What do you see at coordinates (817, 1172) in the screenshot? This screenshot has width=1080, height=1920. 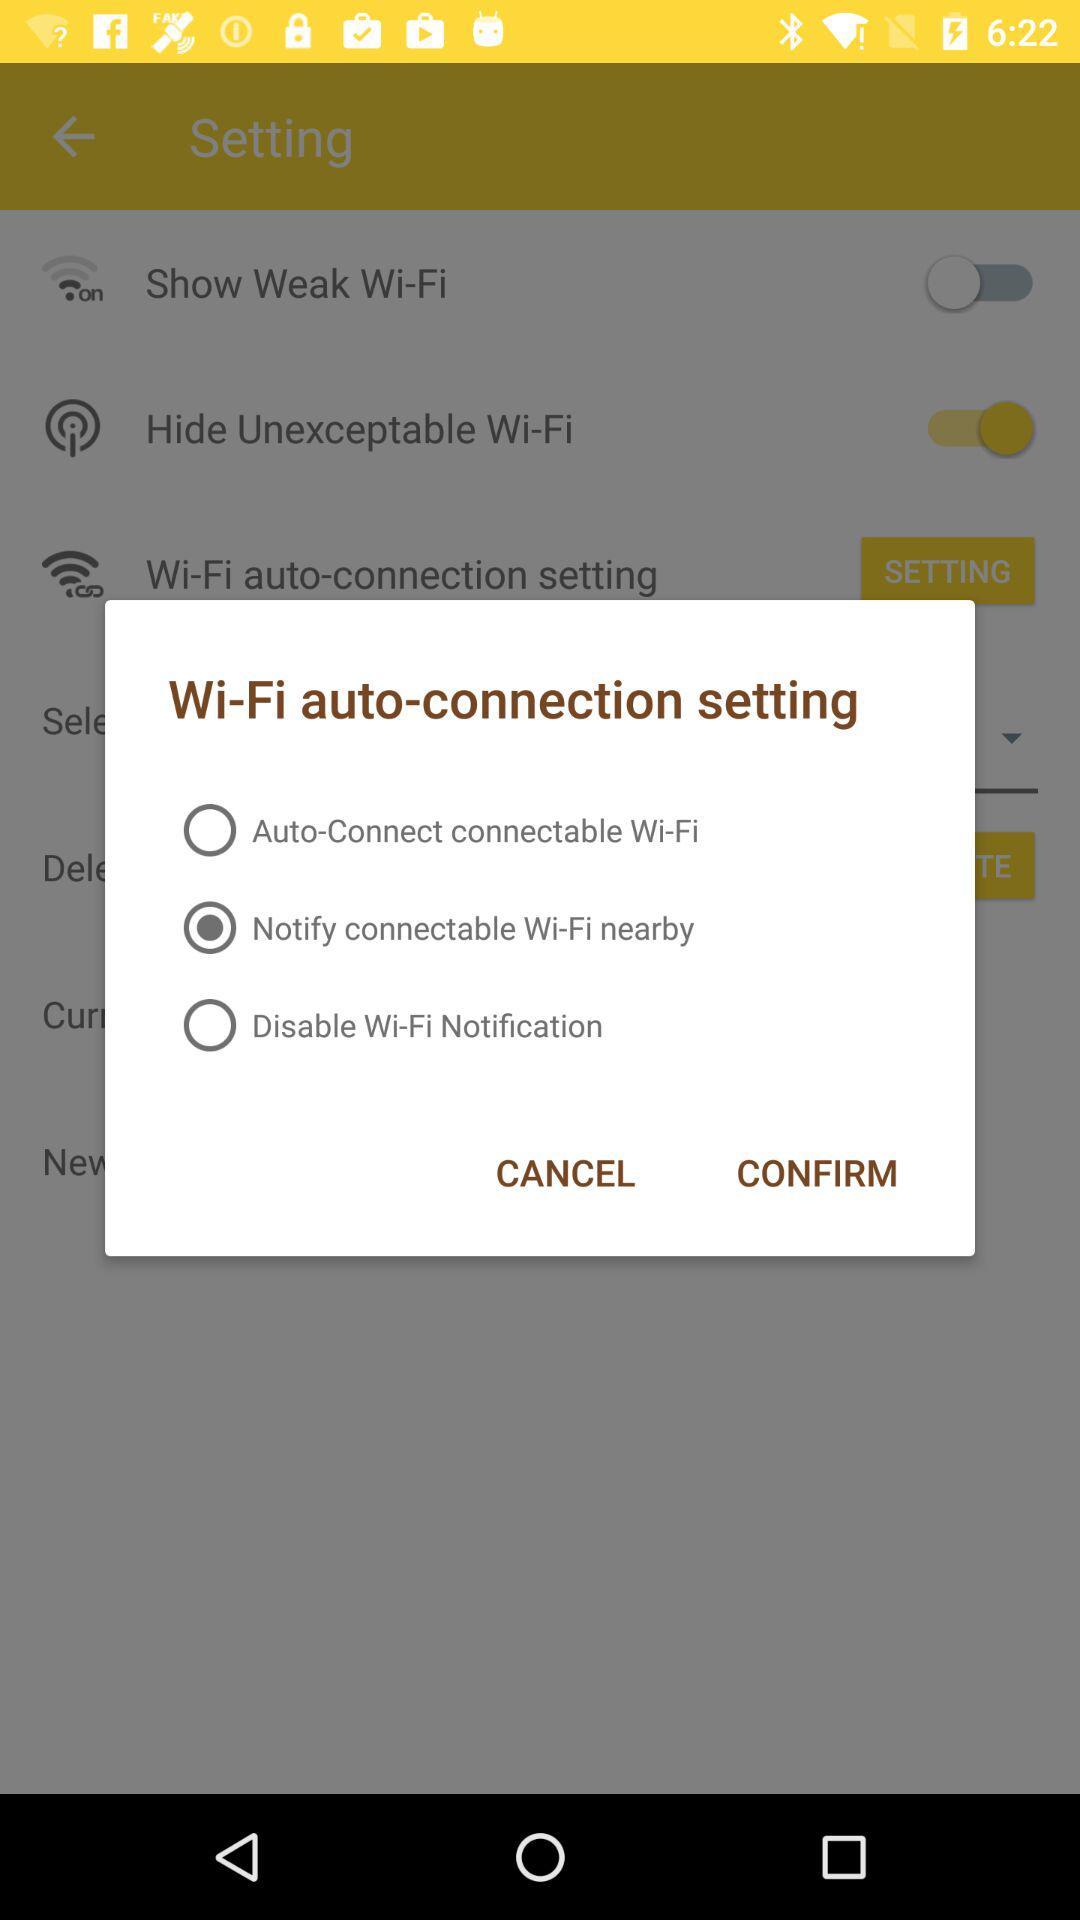 I see `item below notify connectable wi icon` at bounding box center [817, 1172].